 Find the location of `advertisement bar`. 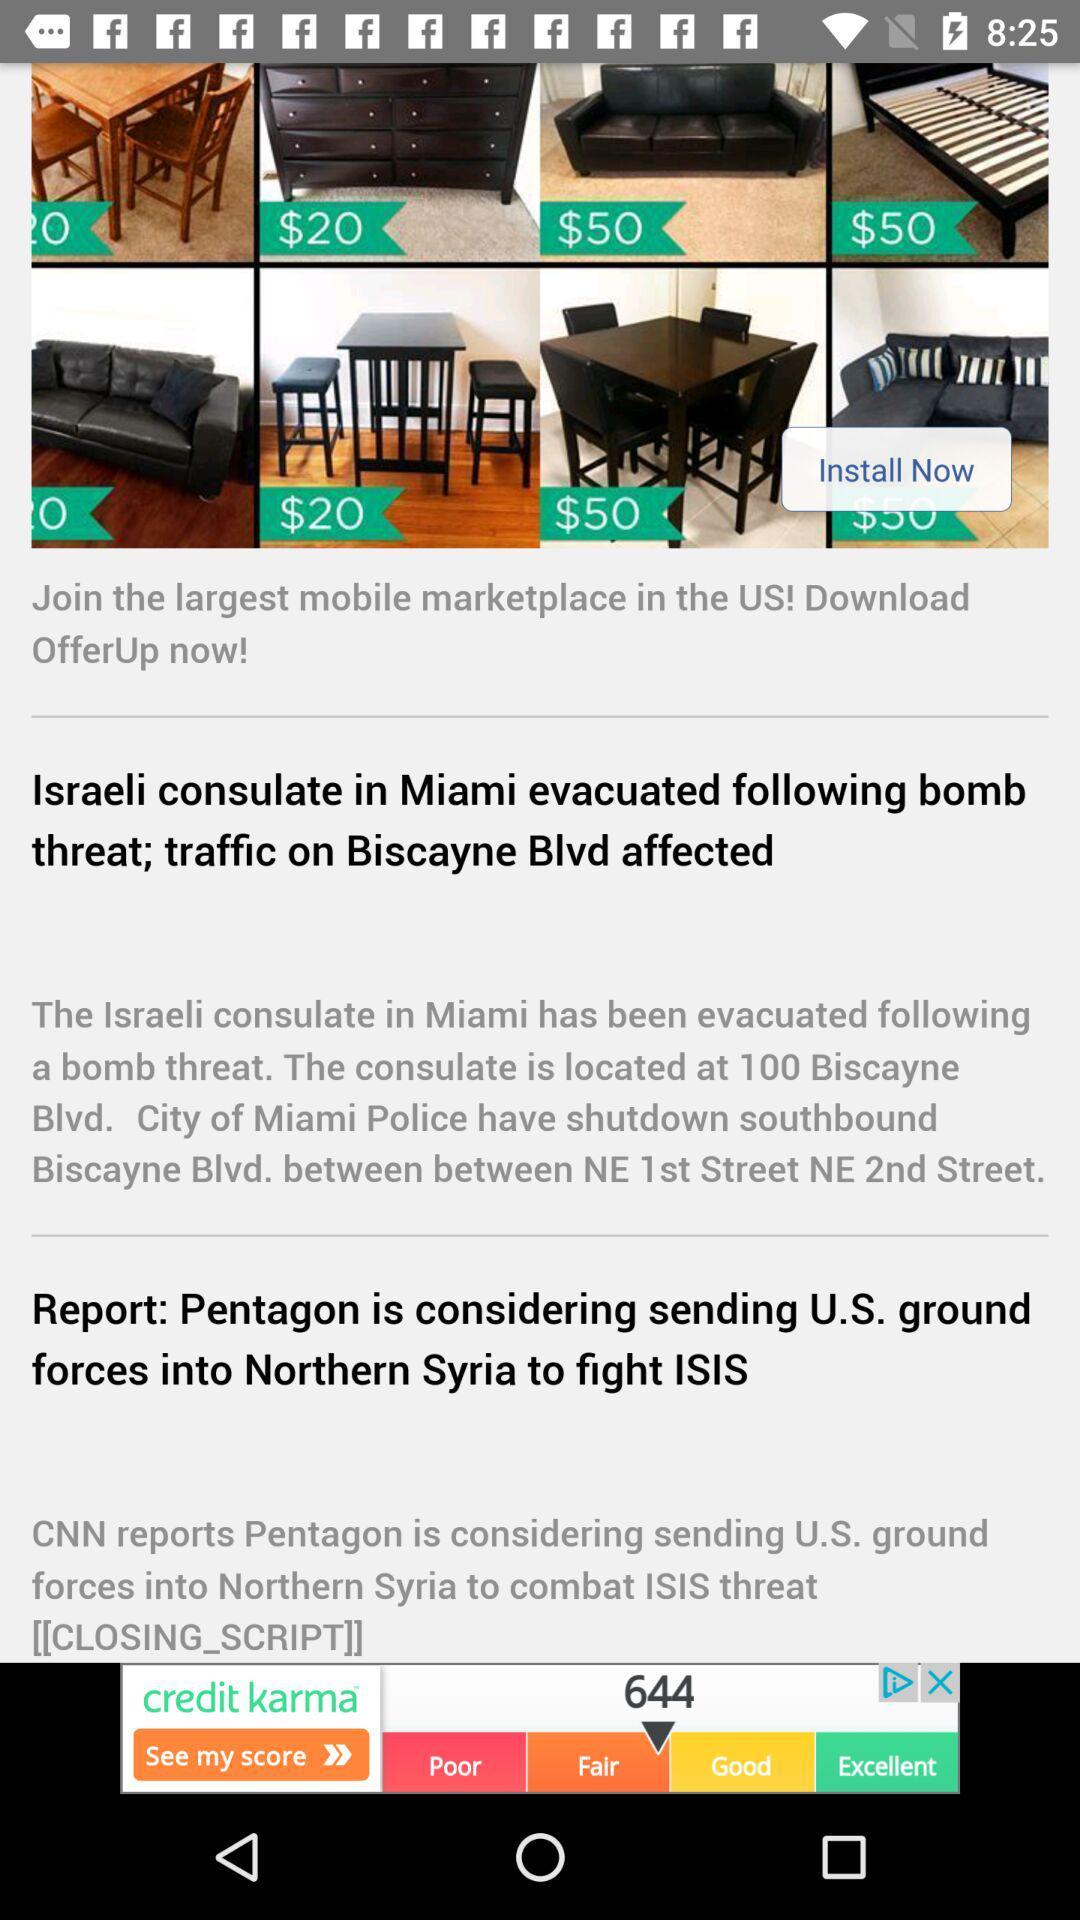

advertisement bar is located at coordinates (540, 1727).